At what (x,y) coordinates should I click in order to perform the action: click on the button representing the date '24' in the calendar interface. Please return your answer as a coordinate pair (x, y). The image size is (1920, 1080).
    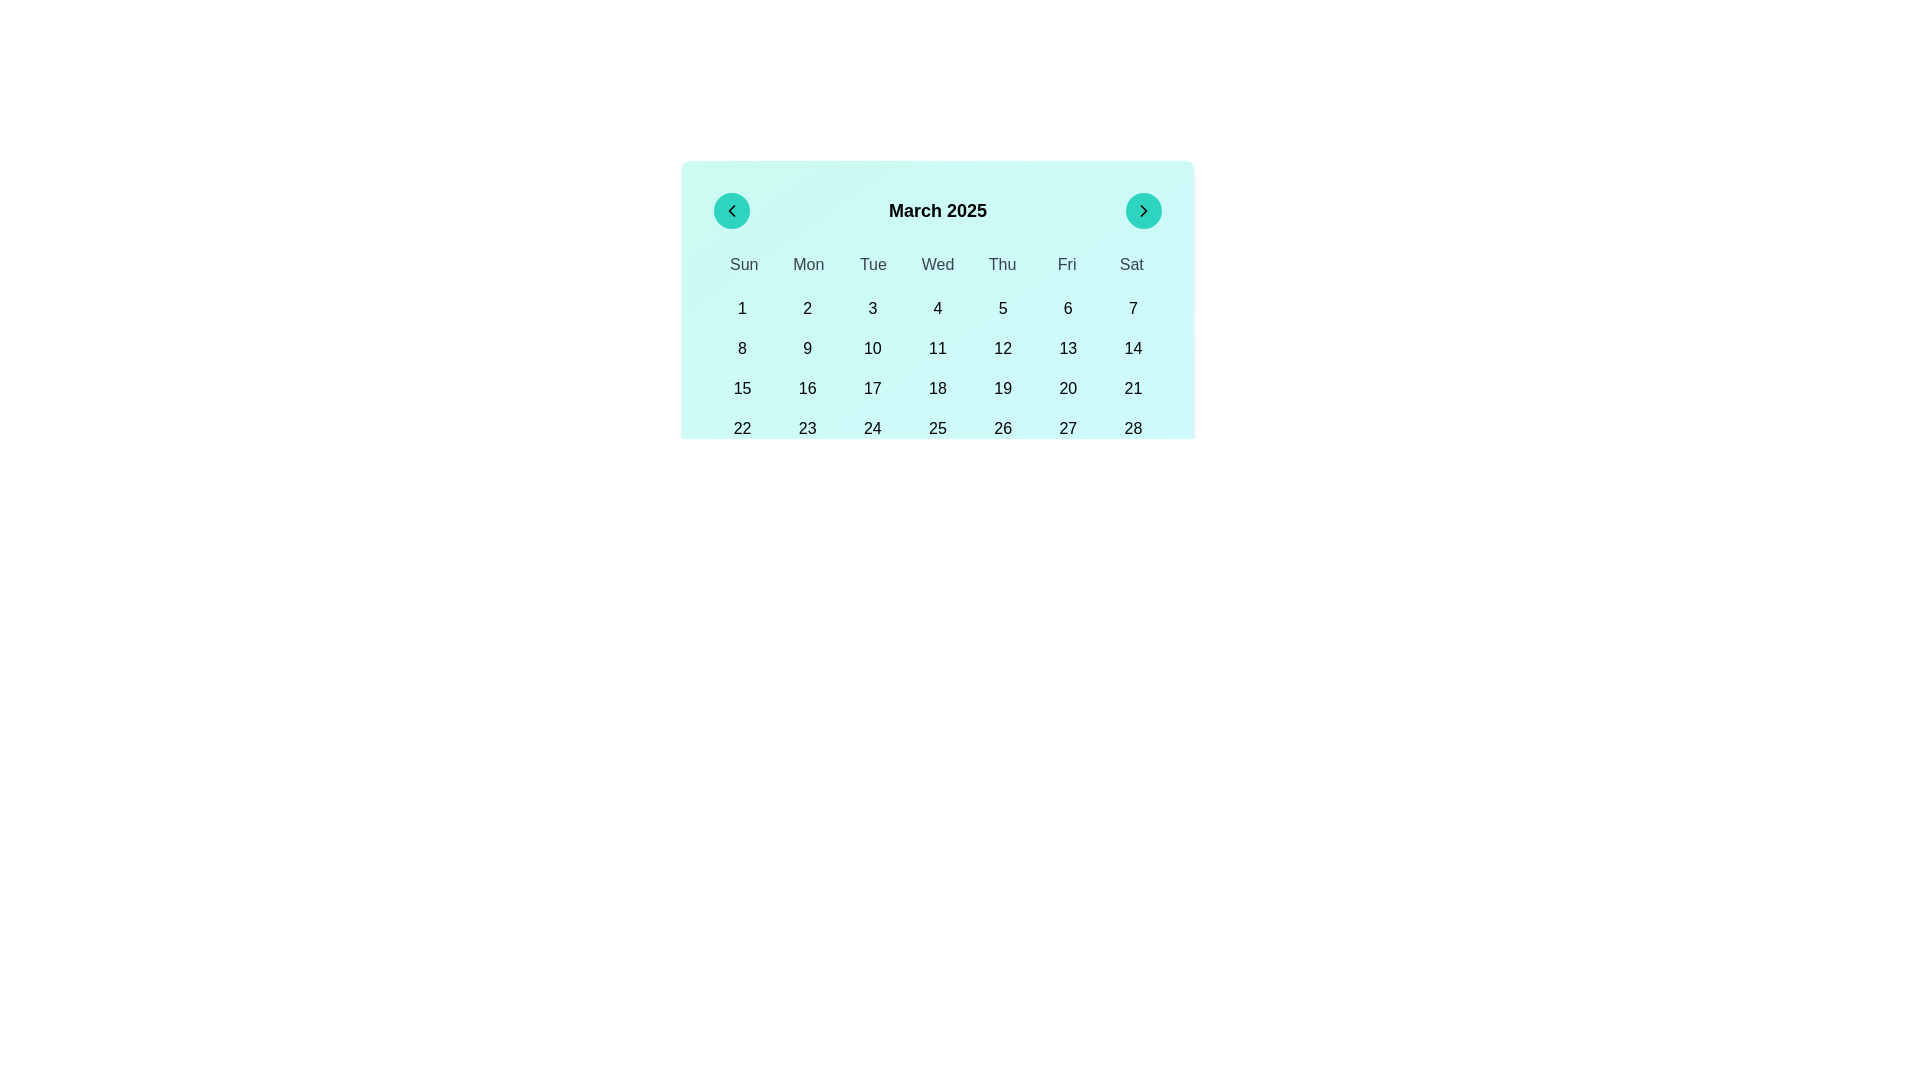
    Looking at the image, I should click on (872, 427).